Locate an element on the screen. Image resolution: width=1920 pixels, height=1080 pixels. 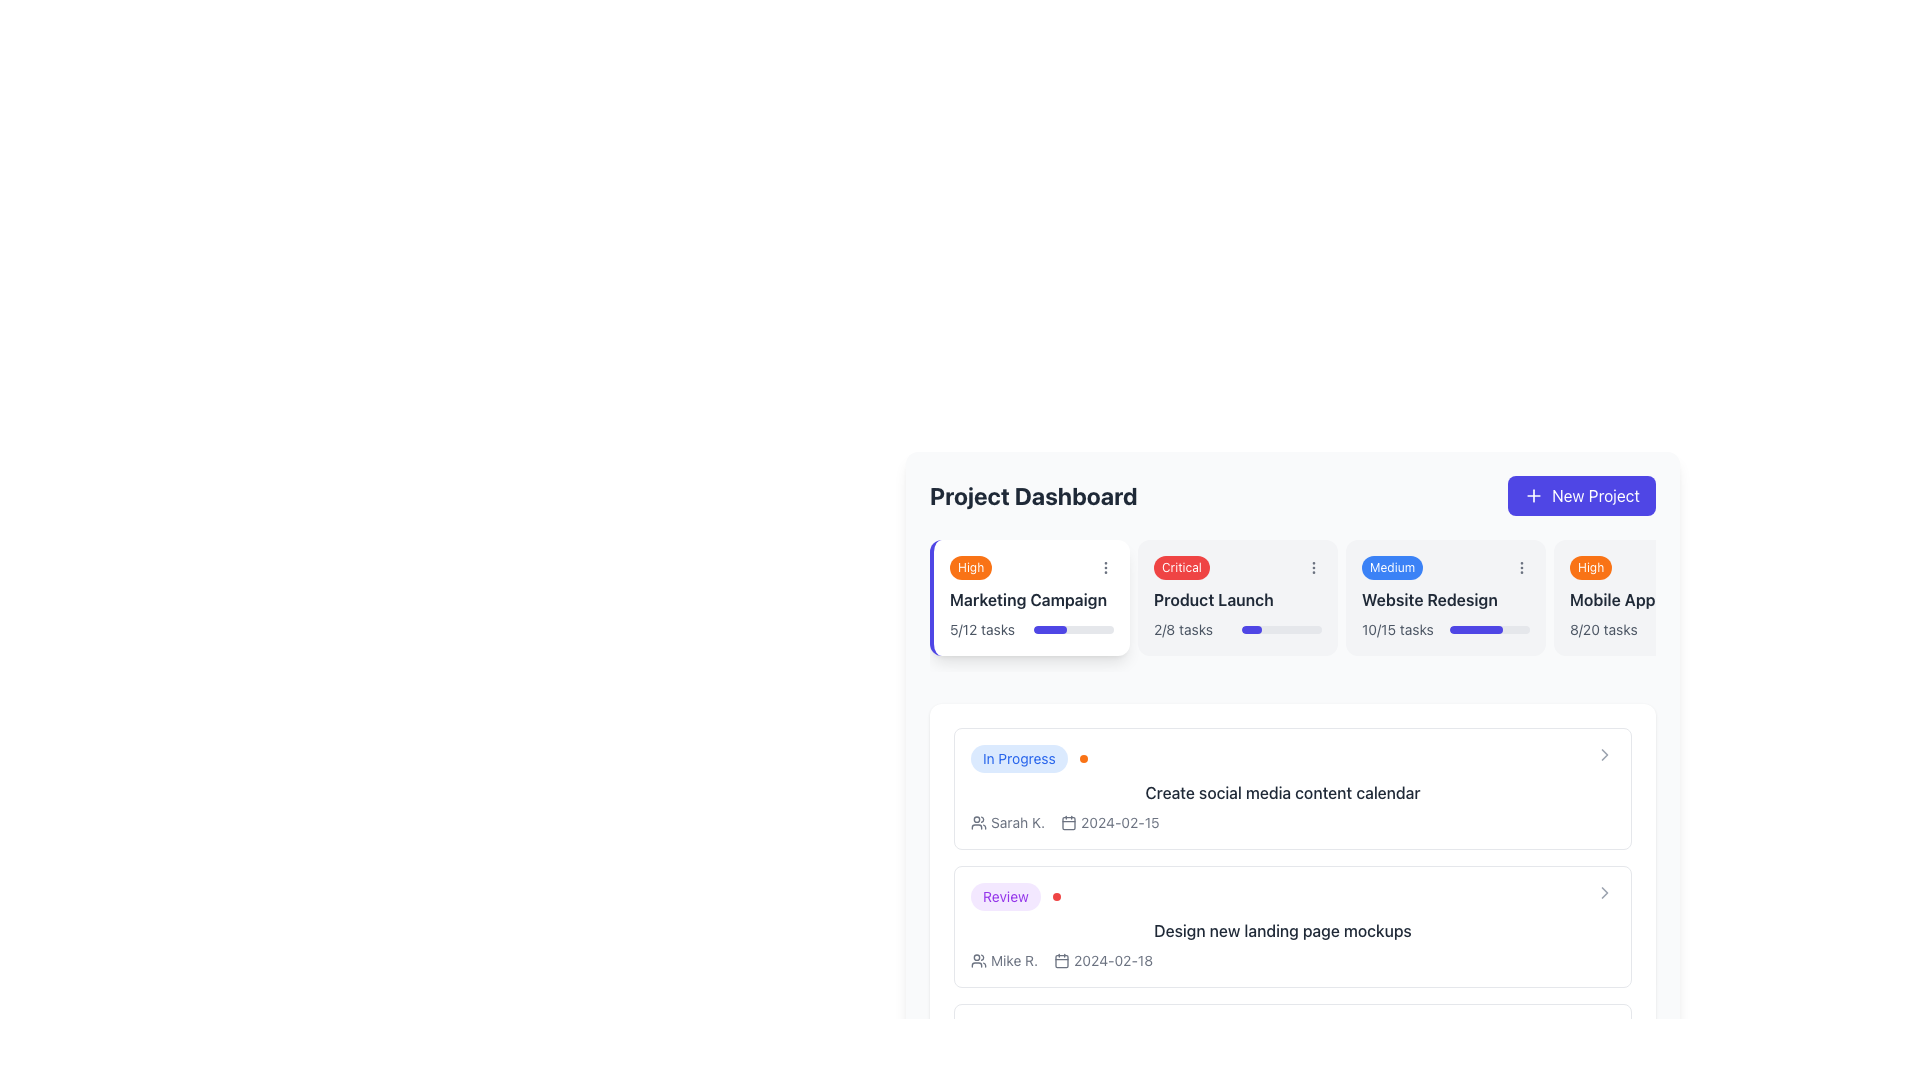
text label of the Progress indicator located under the 'Product Launch' card in the 'Project Dashboard' section to understand the task progress is located at coordinates (1237, 628).